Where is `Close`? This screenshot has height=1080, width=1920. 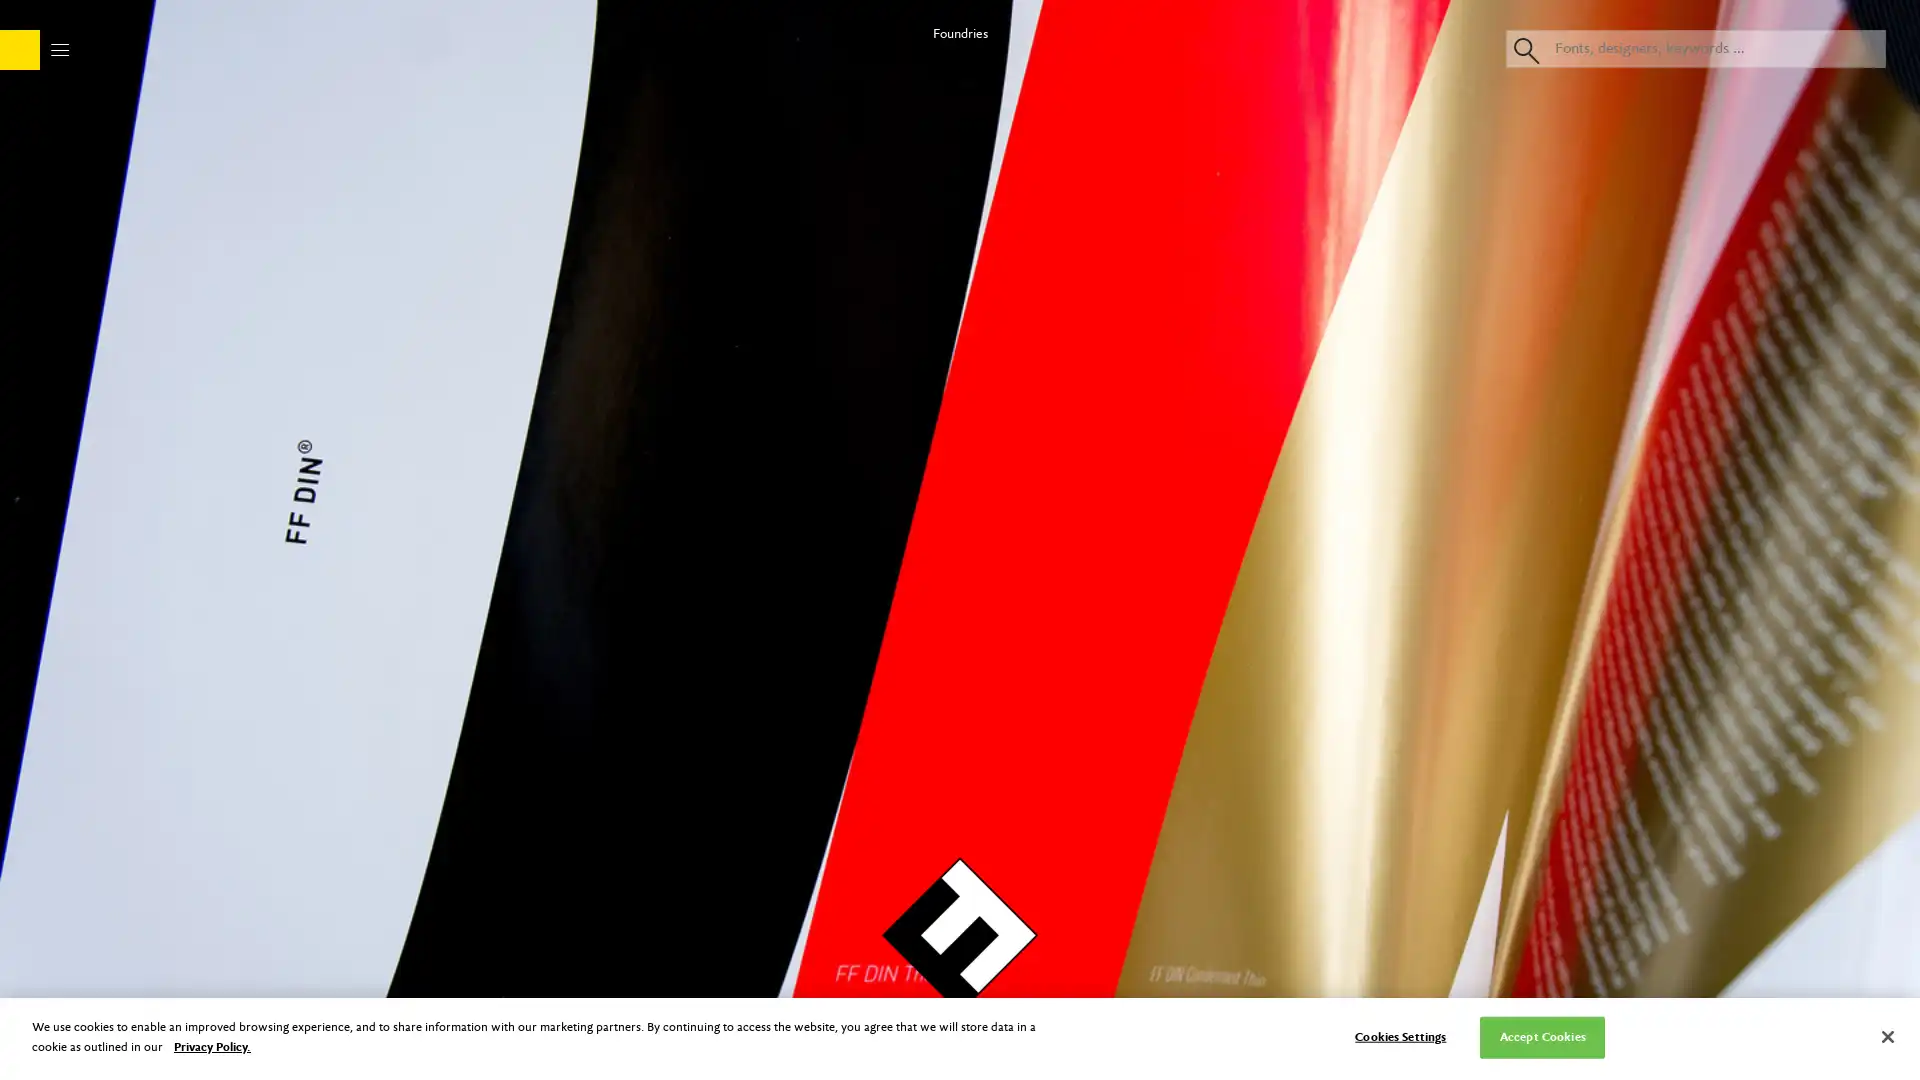
Close is located at coordinates (1136, 142).